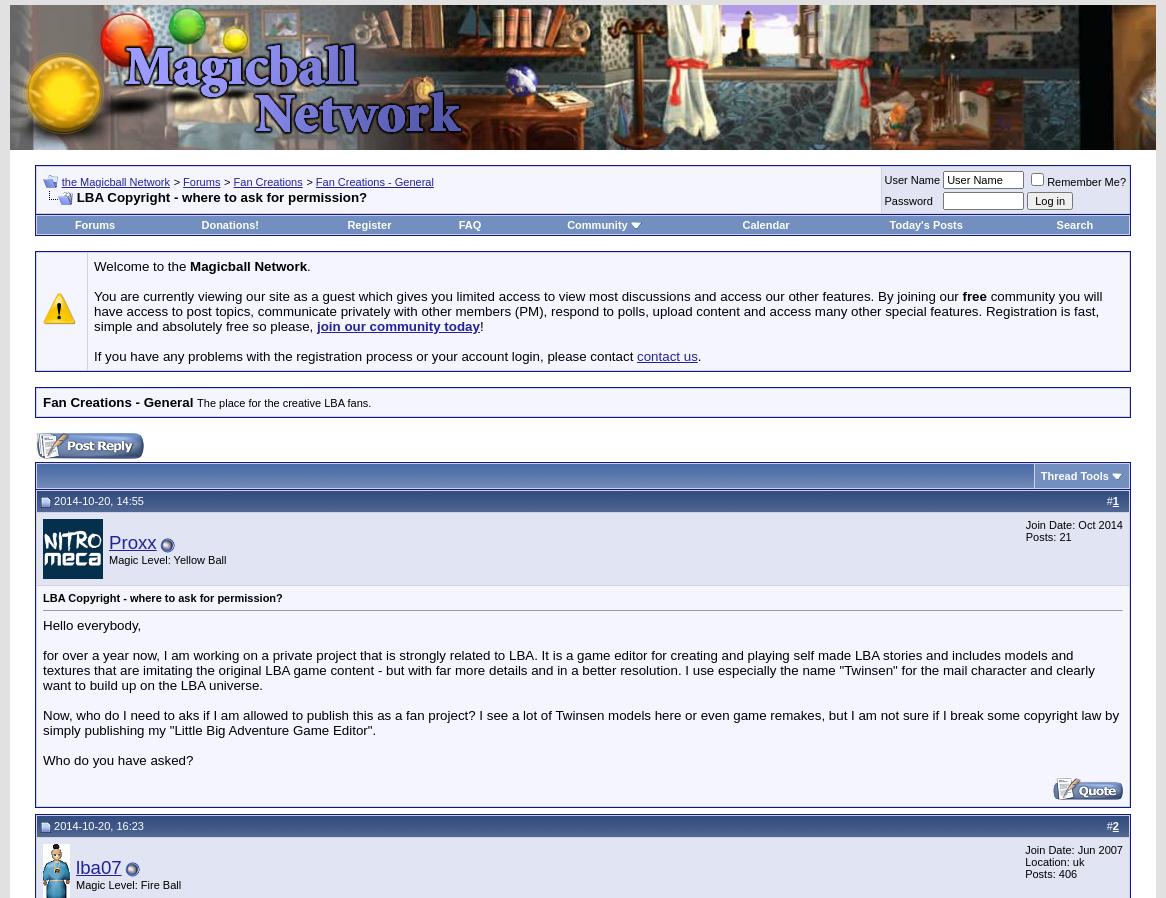 This screenshot has width=1166, height=898. Describe the element at coordinates (284, 403) in the screenshot. I see `'The place for the creative LBA fans.'` at that location.